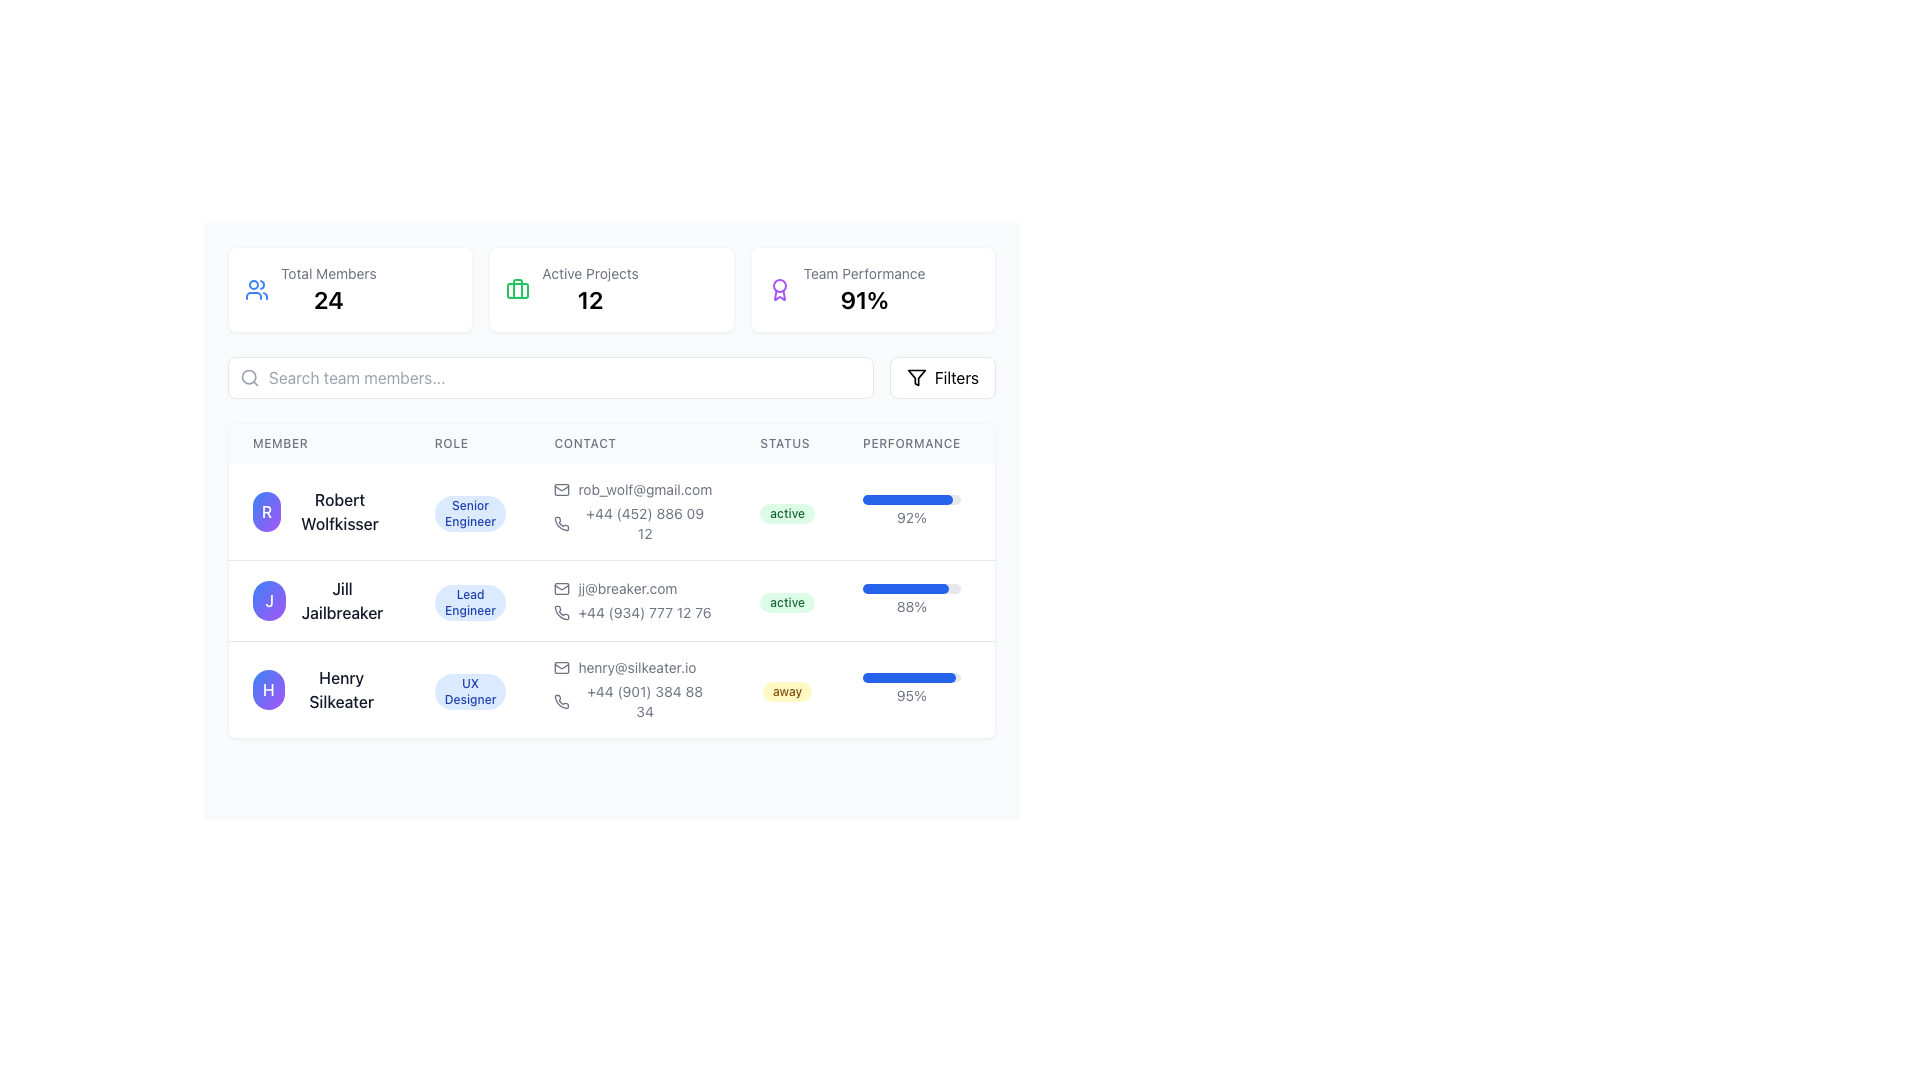 The height and width of the screenshot is (1080, 1920). I want to click on text displayed on the role badge located in the third row of the team member details table, which is directly to the right of the name 'Henry Silkeater', so click(469, 690).